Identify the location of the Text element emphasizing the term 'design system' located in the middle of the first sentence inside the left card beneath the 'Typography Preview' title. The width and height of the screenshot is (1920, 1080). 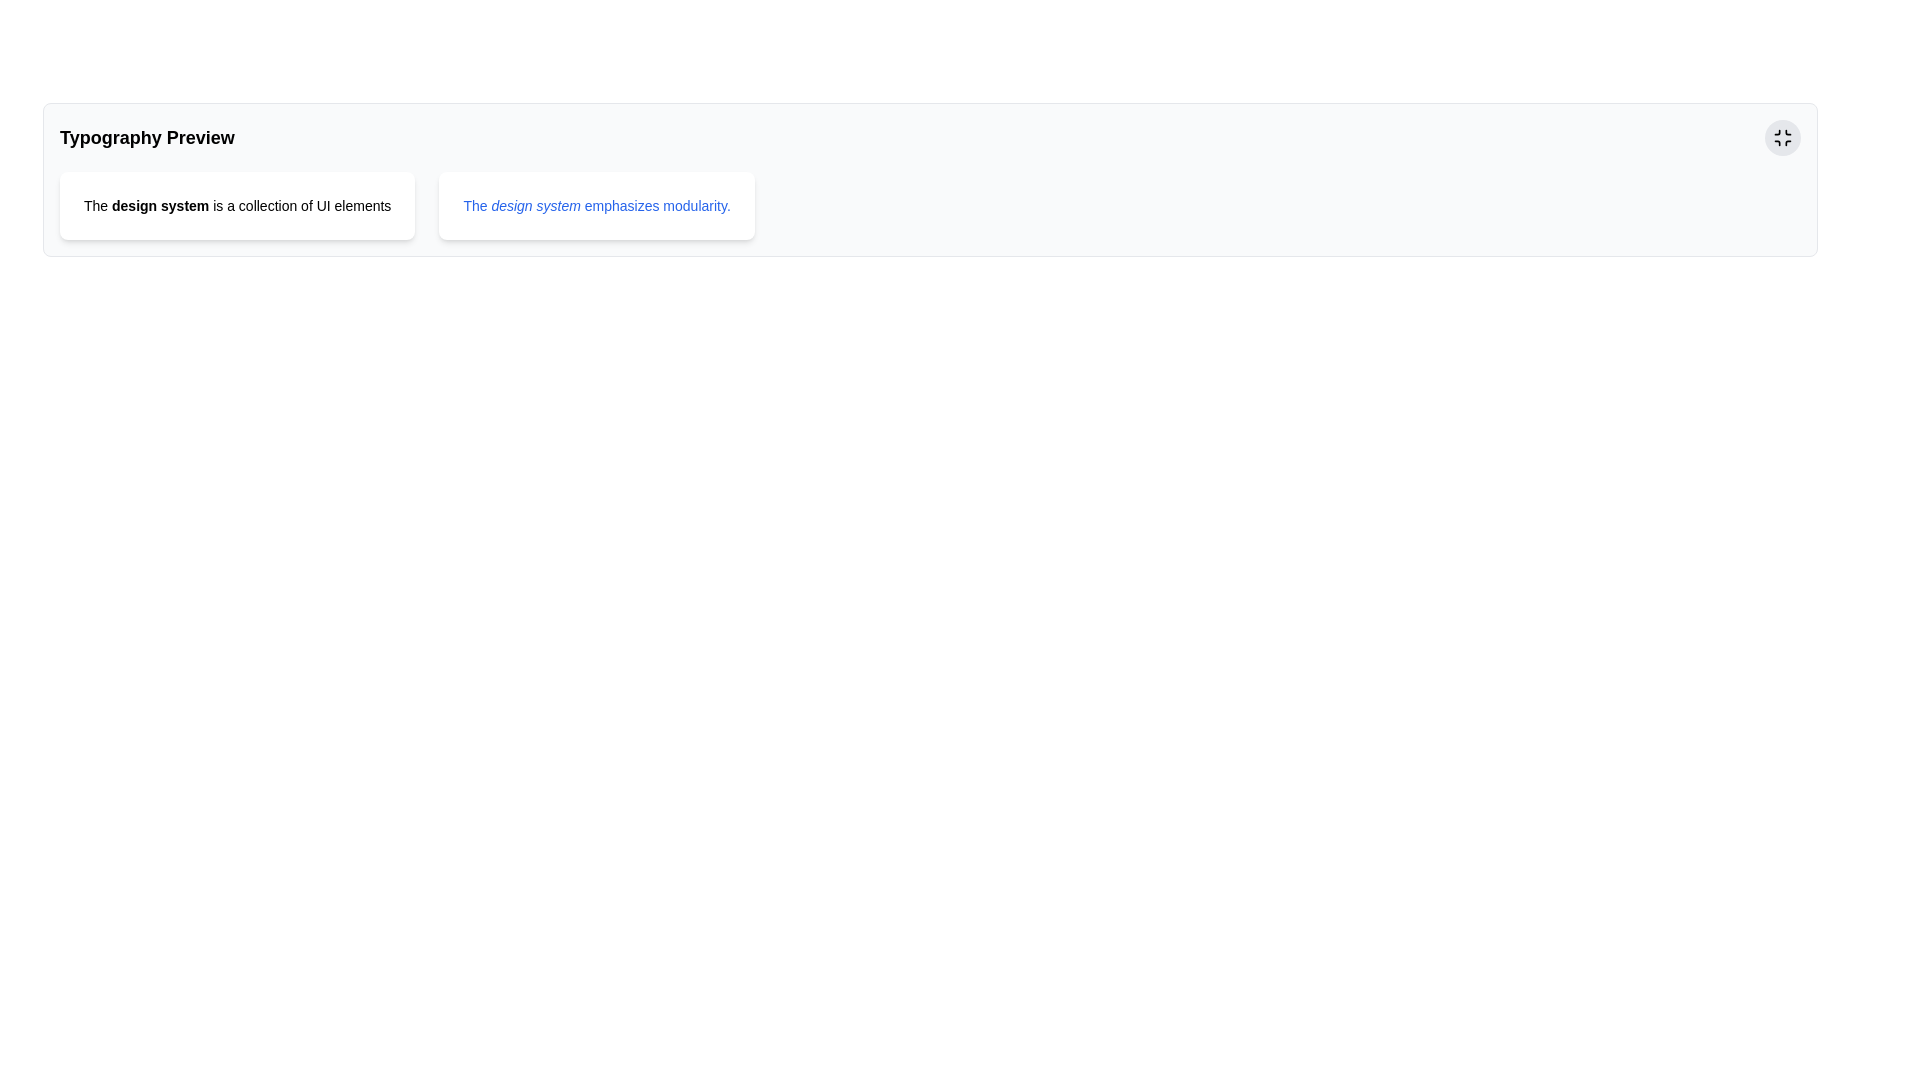
(160, 205).